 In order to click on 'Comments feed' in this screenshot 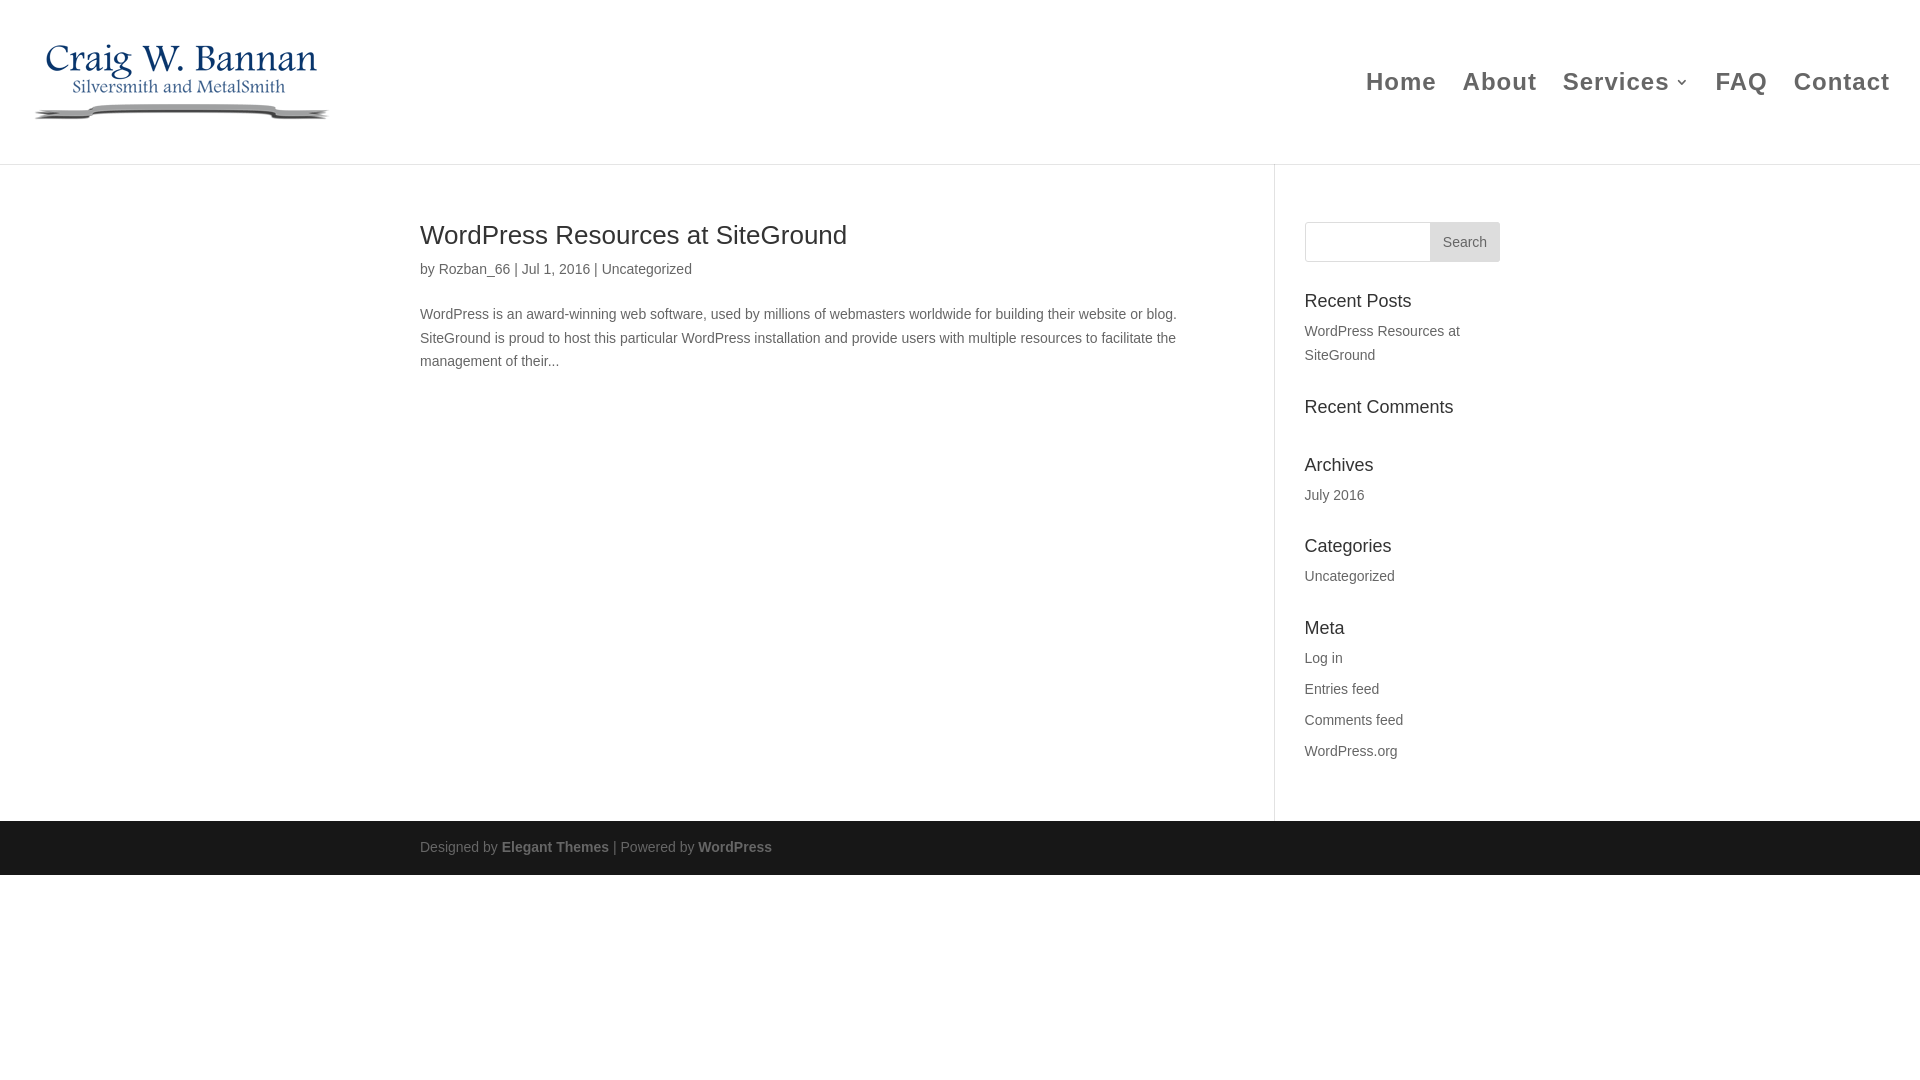, I will do `click(1354, 720)`.